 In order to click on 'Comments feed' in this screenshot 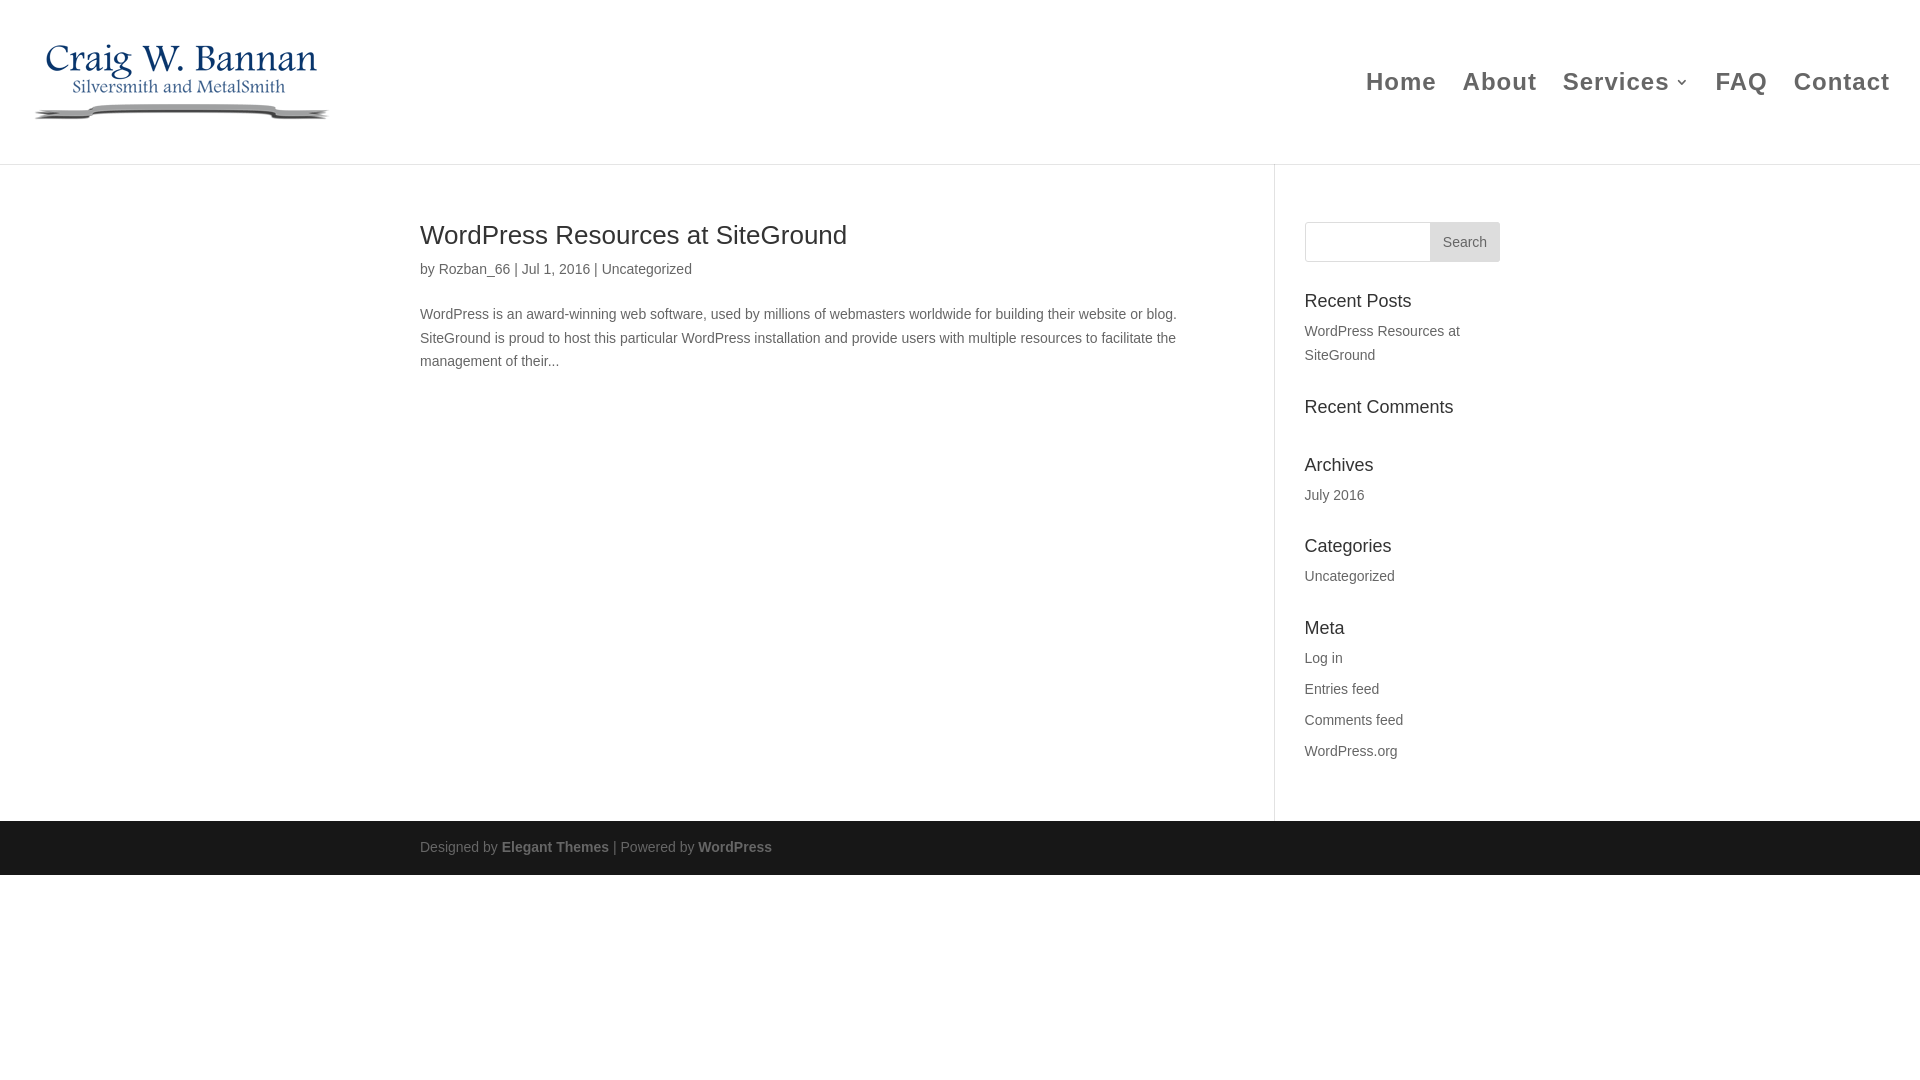, I will do `click(1354, 720)`.